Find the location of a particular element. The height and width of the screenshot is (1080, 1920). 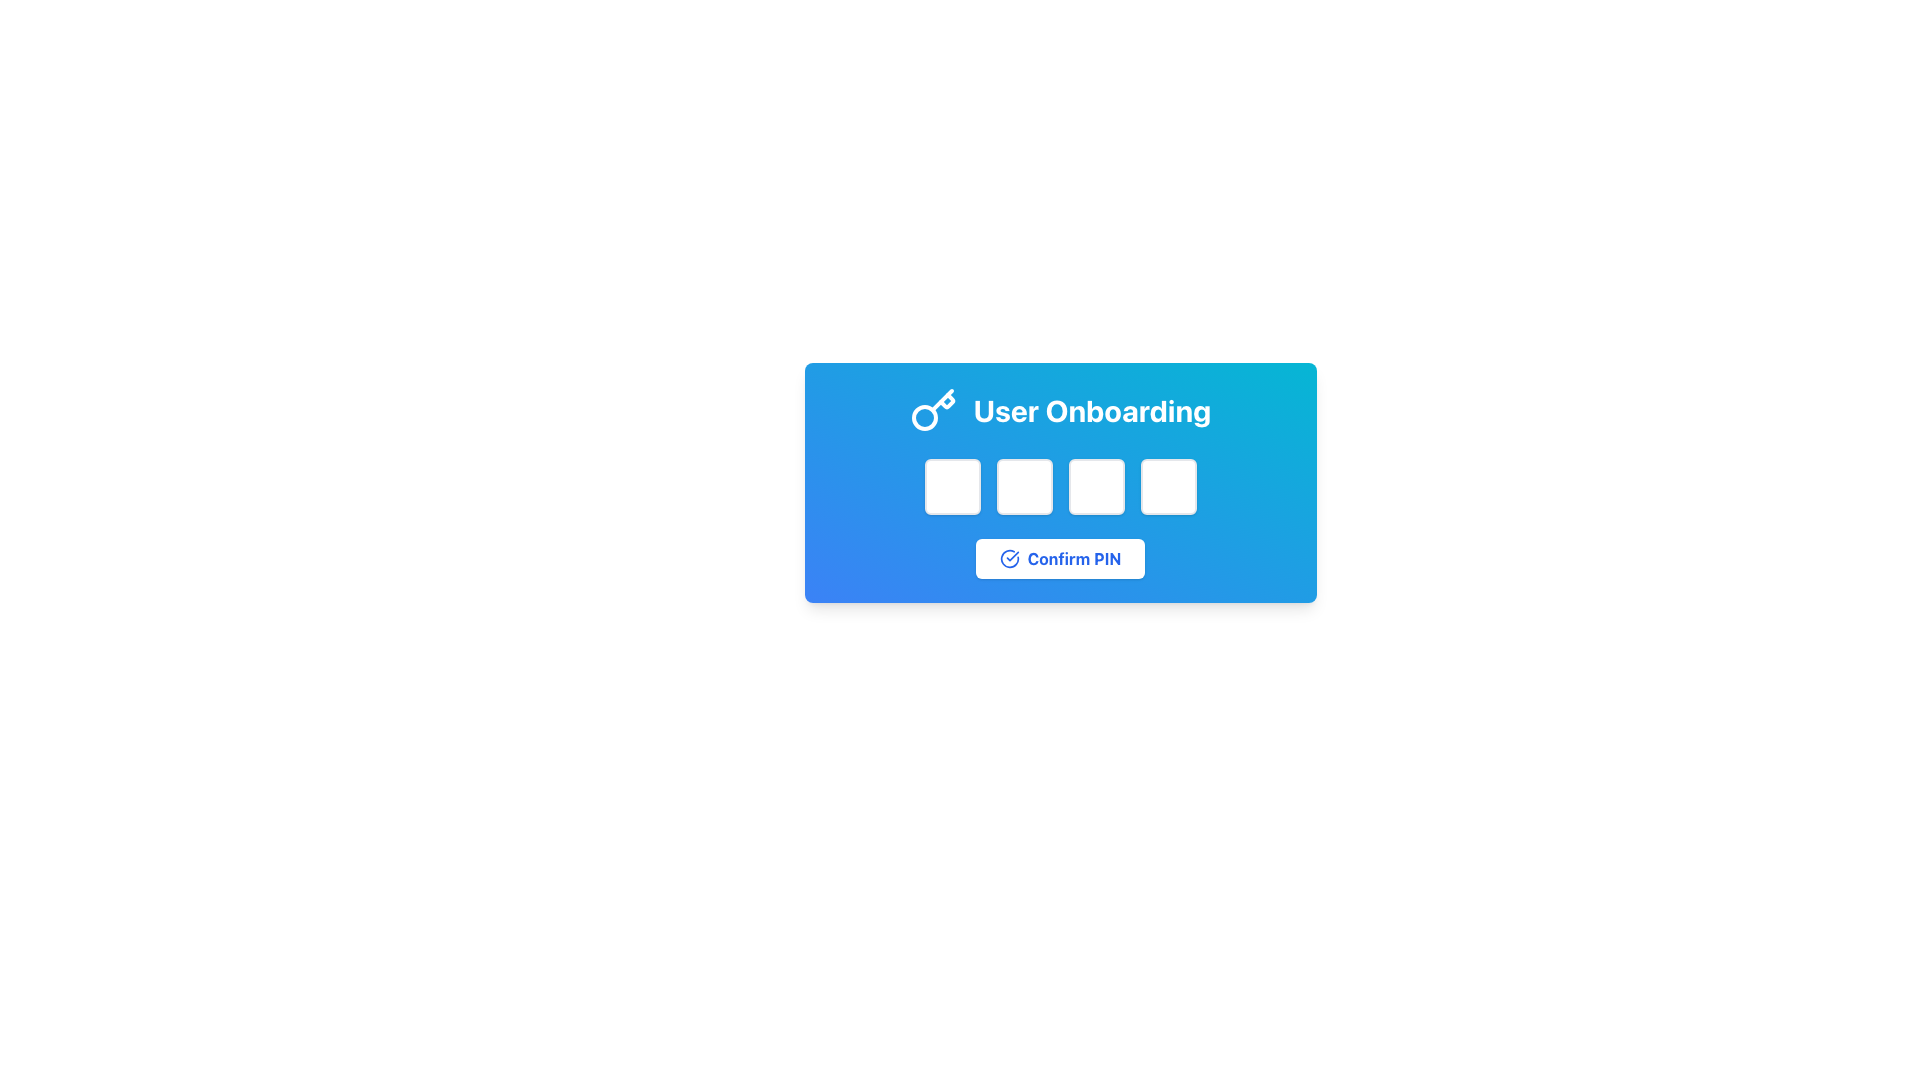

SVG properties of the diagonal line segment that forms part of the key-shaped icon located in the upper-left quadrant of the 'User Onboarding' card is located at coordinates (940, 400).